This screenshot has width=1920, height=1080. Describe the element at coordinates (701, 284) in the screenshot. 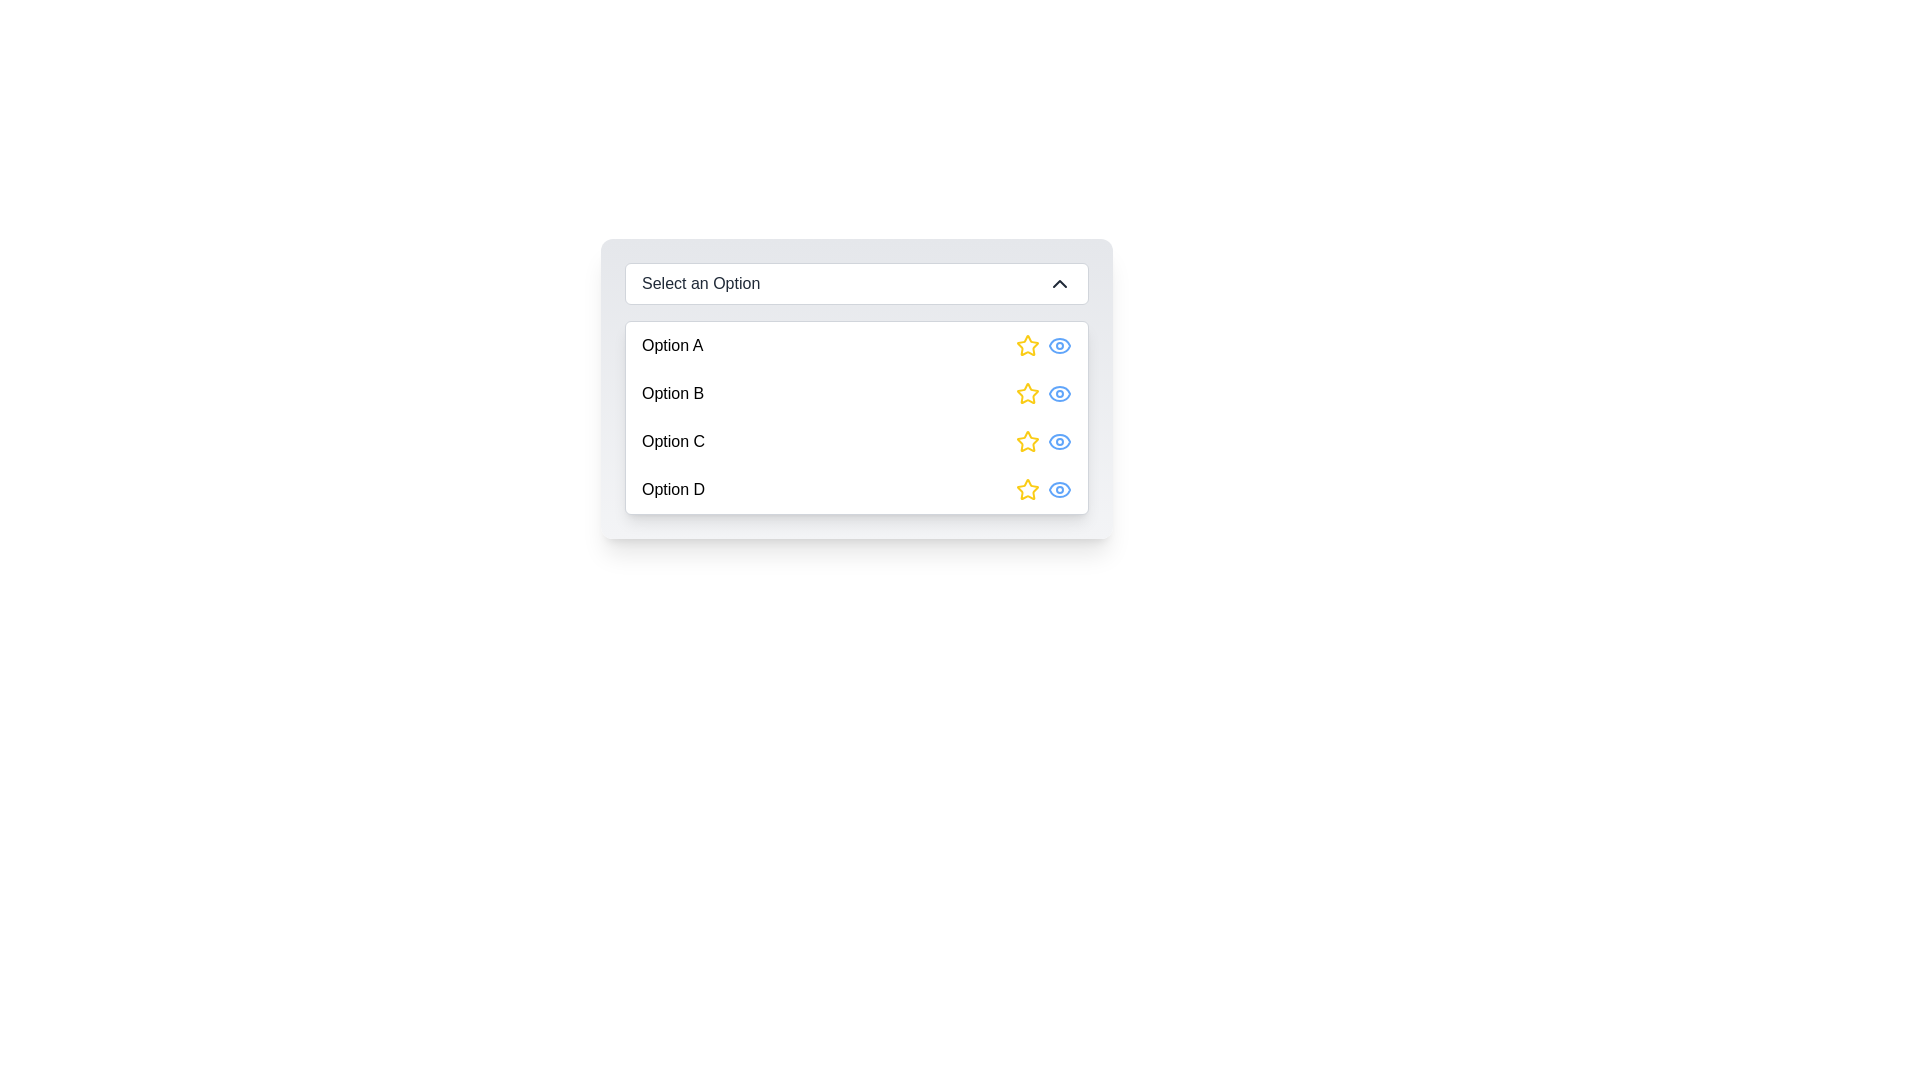

I see `the static label 'Select an Option' in the dropdown control, which is styled with white text and is part of a larger interface component aligned at the top` at that location.